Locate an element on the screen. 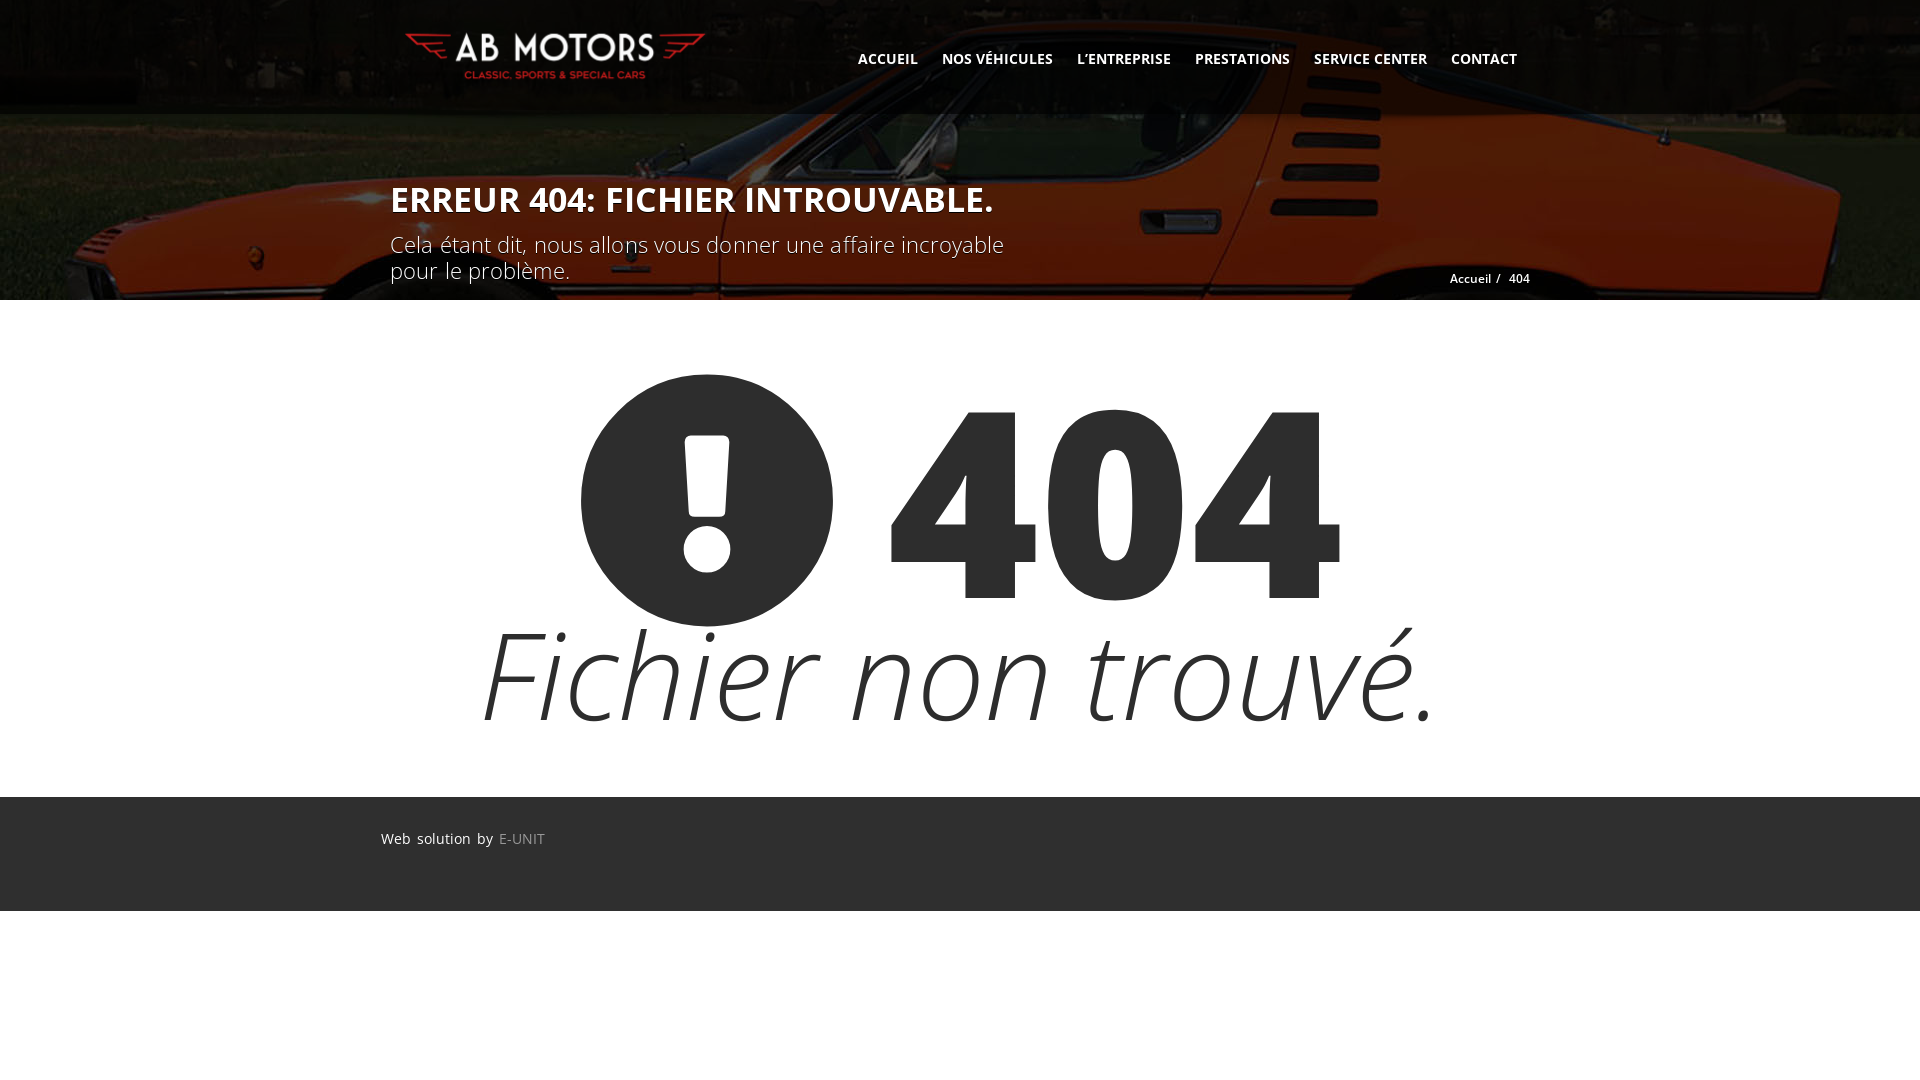 This screenshot has width=1920, height=1080. 'E-UNIT' is located at coordinates (498, 838).